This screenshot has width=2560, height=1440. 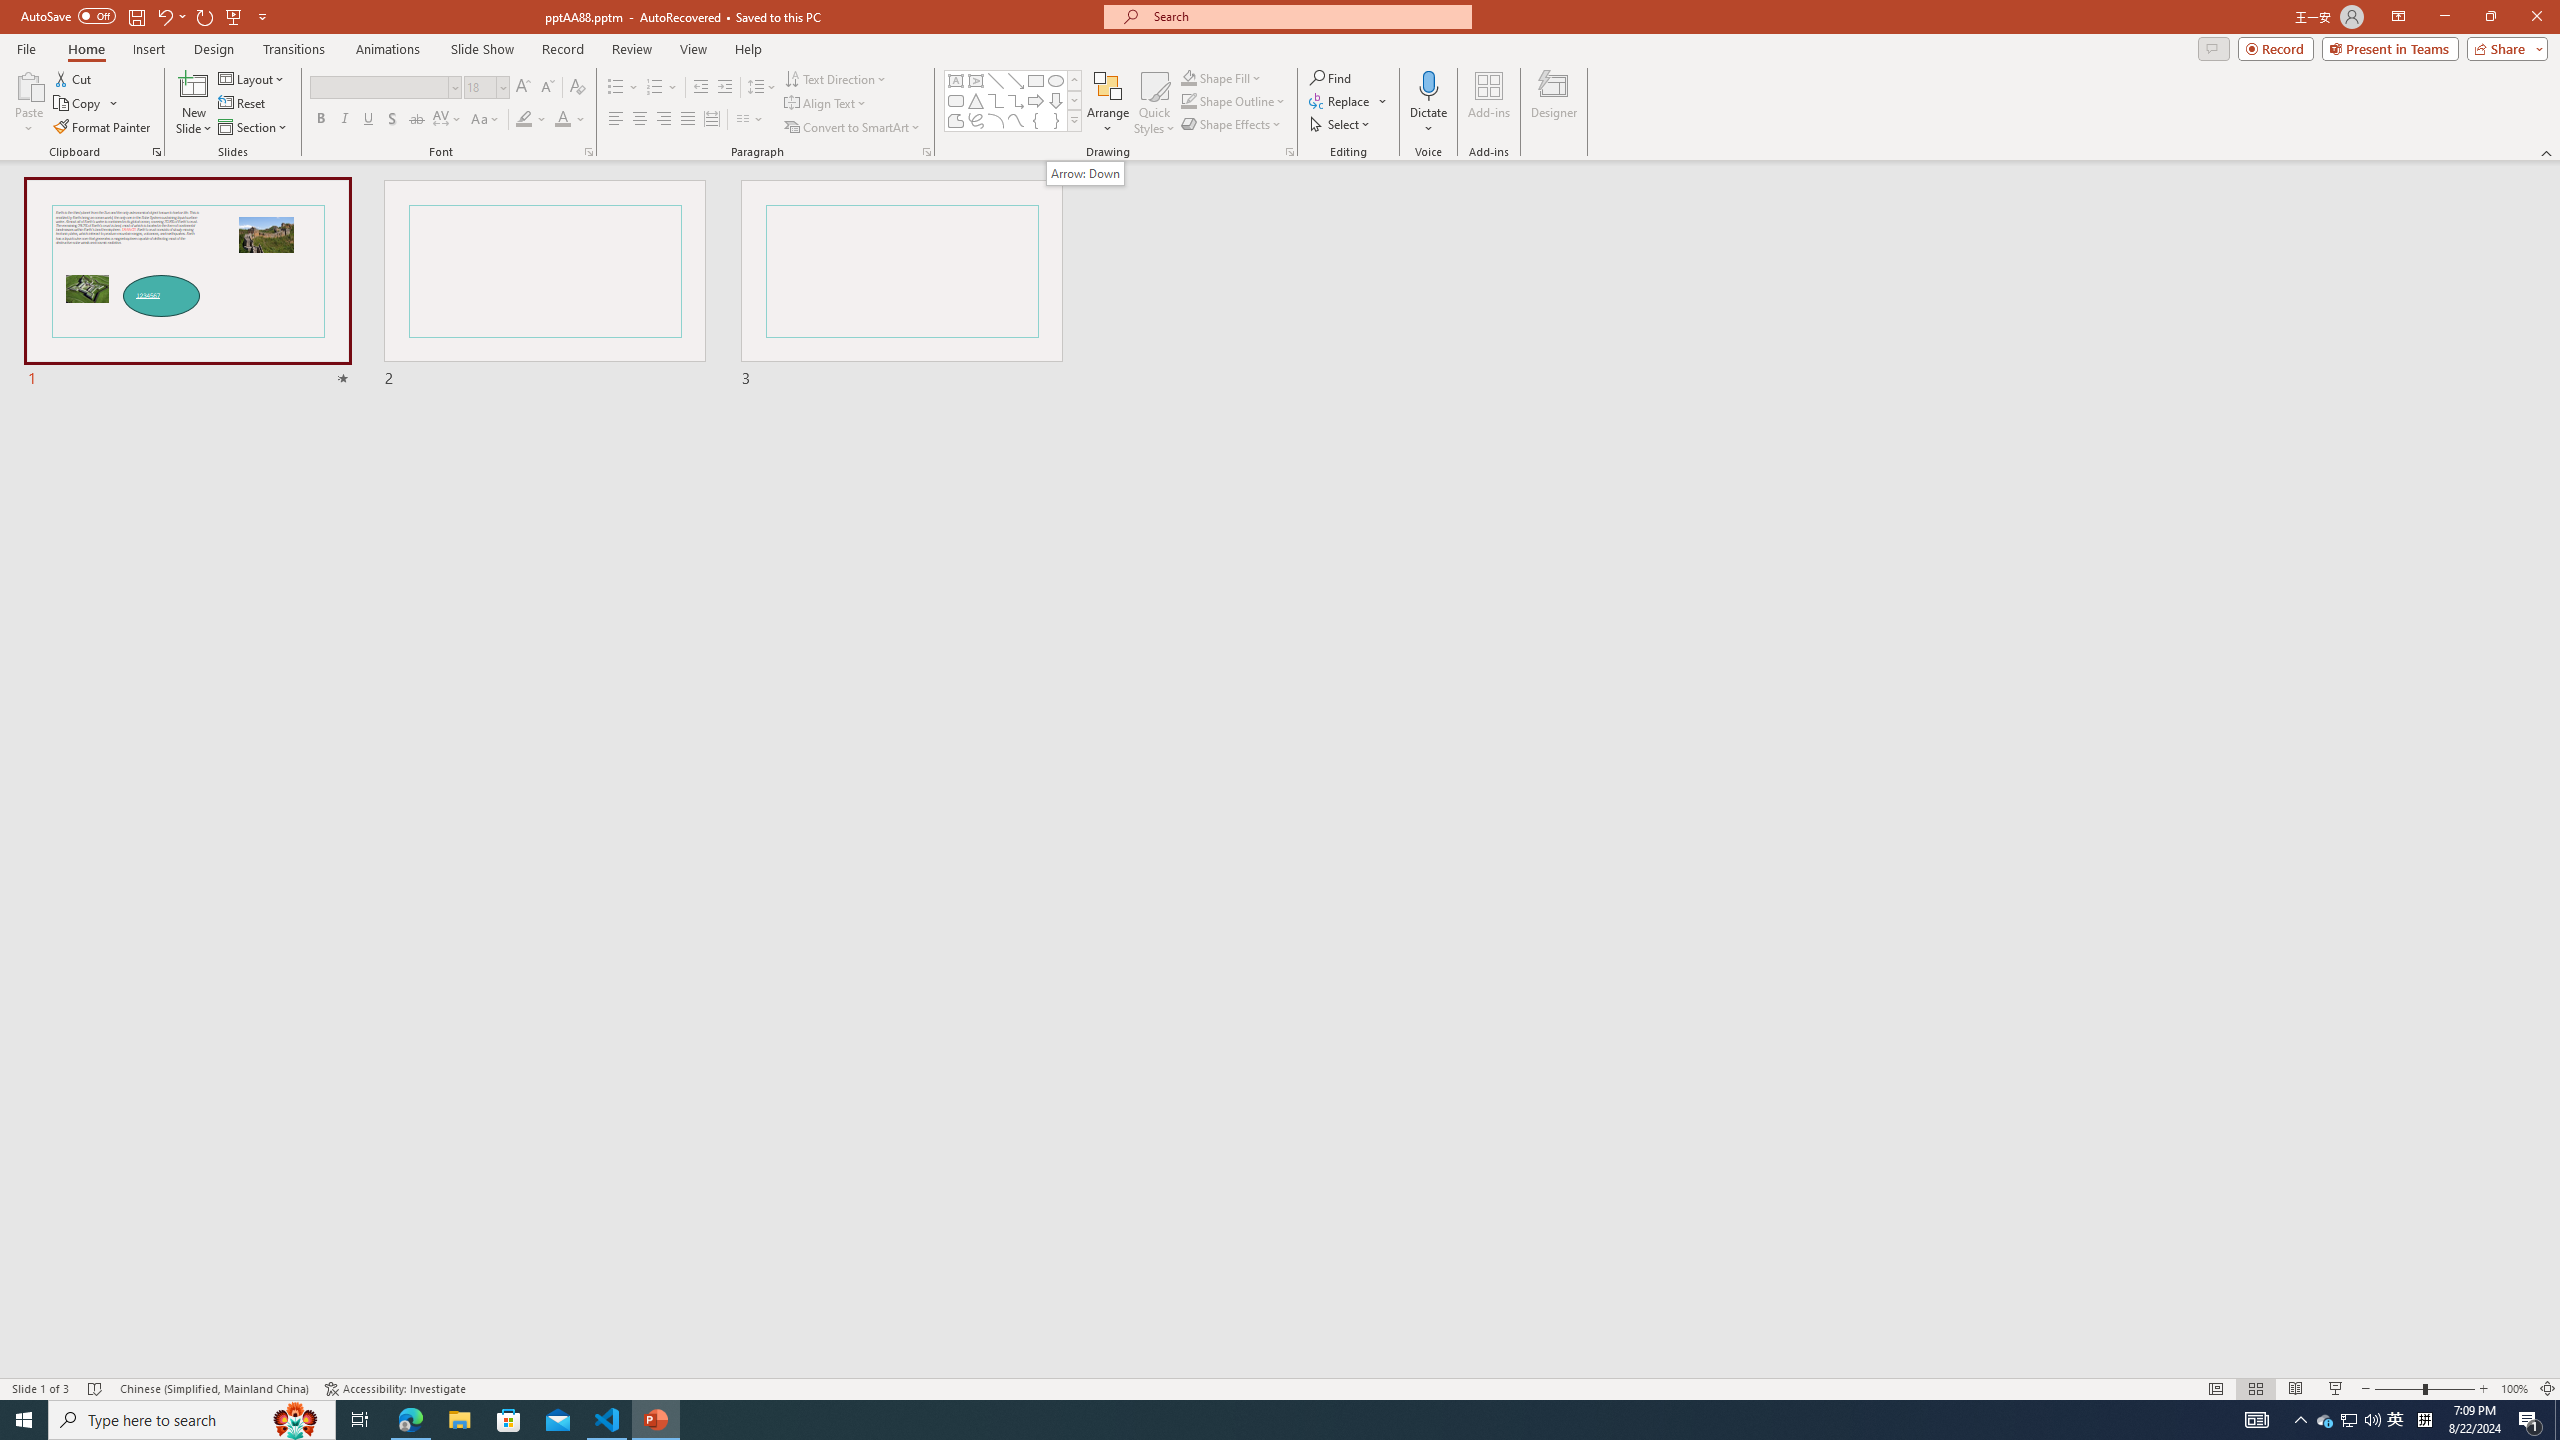 What do you see at coordinates (1553, 103) in the screenshot?
I see `'Designer'` at bounding box center [1553, 103].